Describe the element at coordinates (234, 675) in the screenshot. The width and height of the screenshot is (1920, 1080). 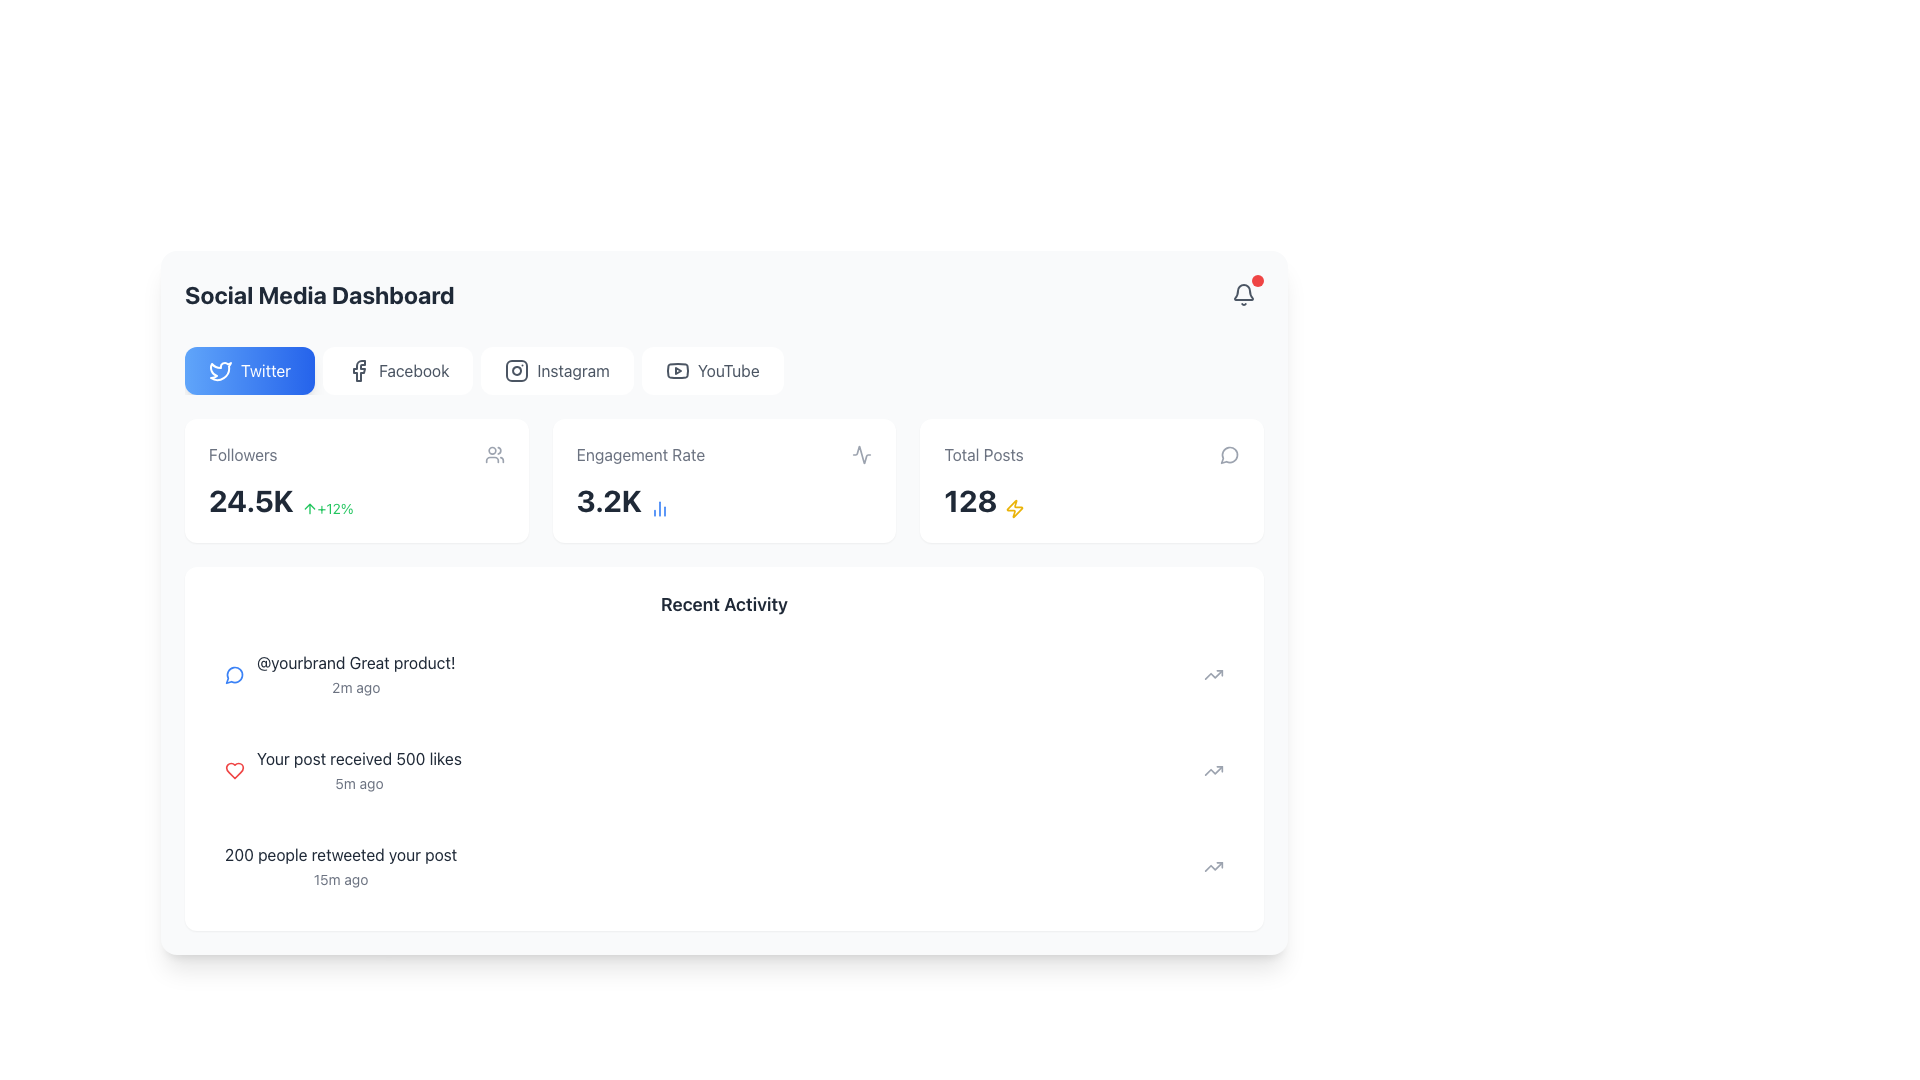
I see `the stylized circular speech bubble icon in the 'Recent Activity' section` at that location.